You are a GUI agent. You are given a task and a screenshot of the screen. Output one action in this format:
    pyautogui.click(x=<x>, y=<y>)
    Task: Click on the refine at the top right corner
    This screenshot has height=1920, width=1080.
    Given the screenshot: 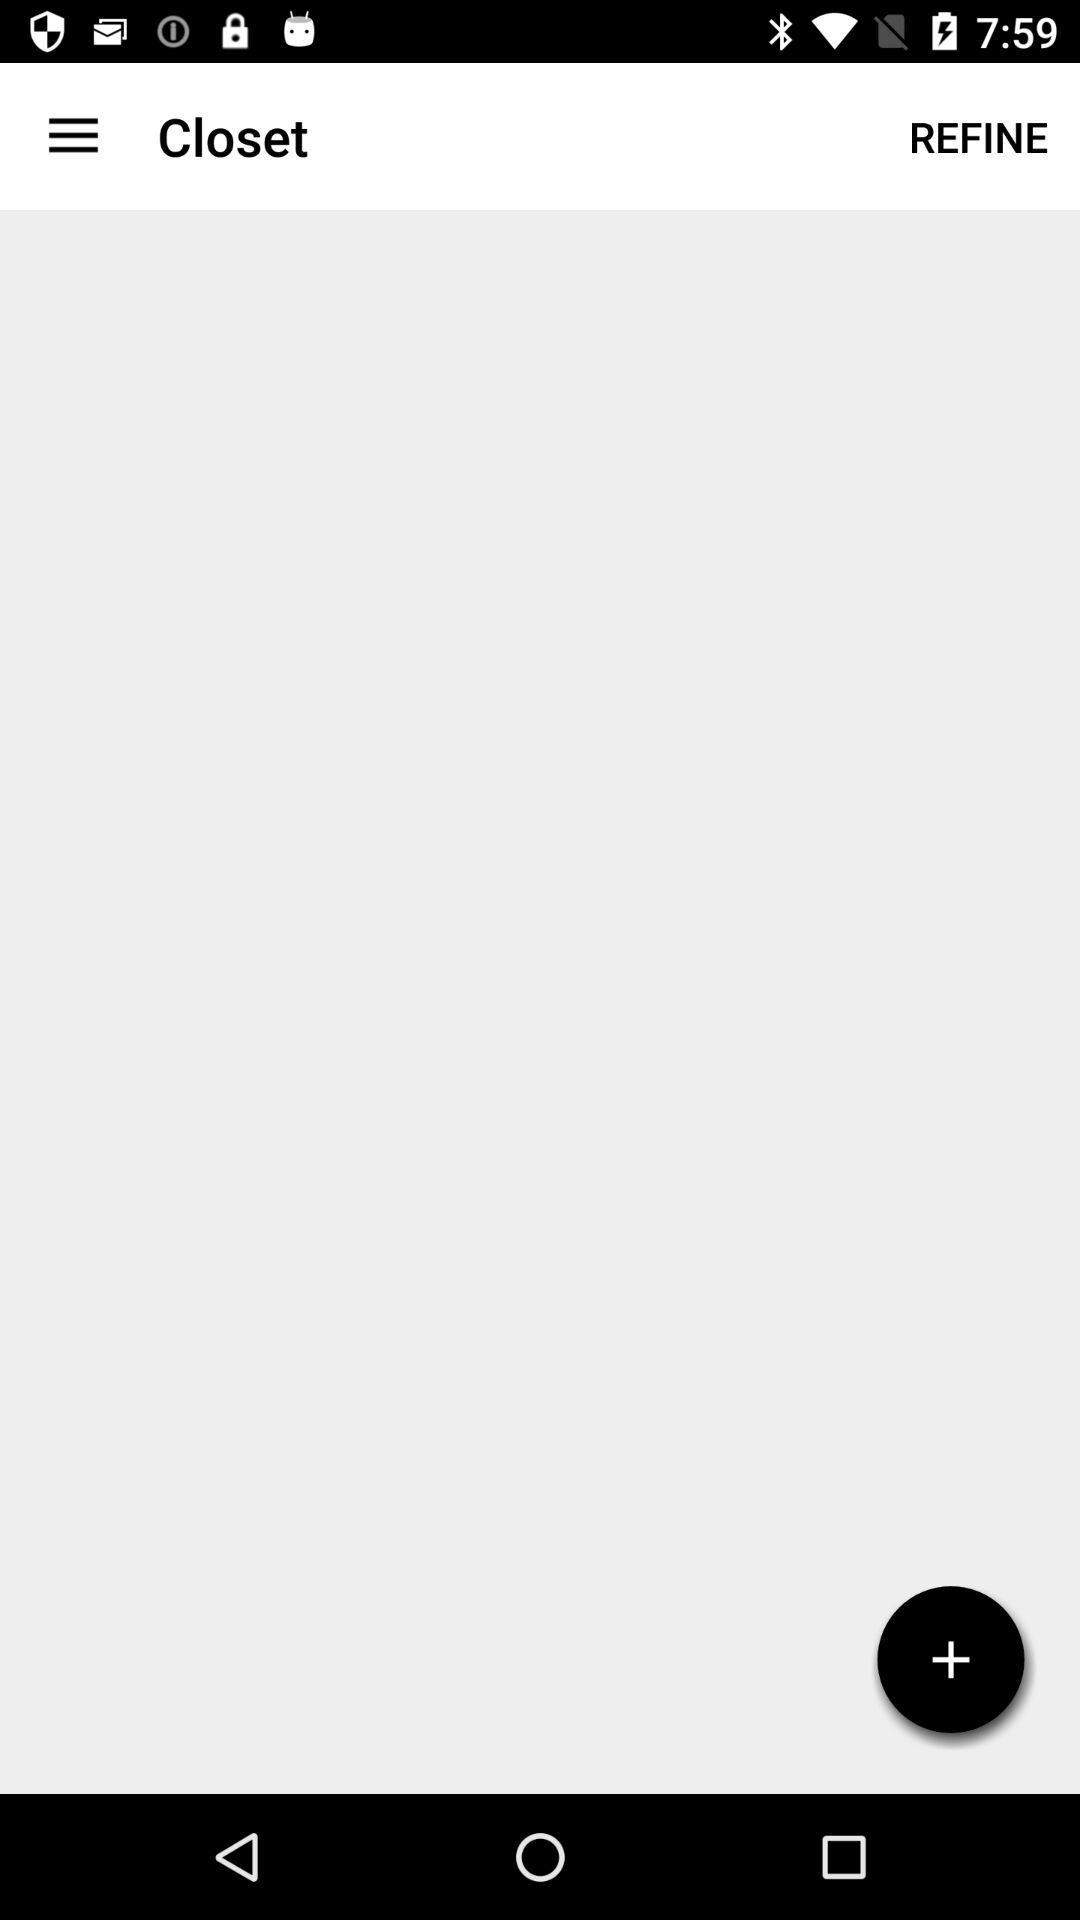 What is the action you would take?
    pyautogui.click(x=977, y=135)
    